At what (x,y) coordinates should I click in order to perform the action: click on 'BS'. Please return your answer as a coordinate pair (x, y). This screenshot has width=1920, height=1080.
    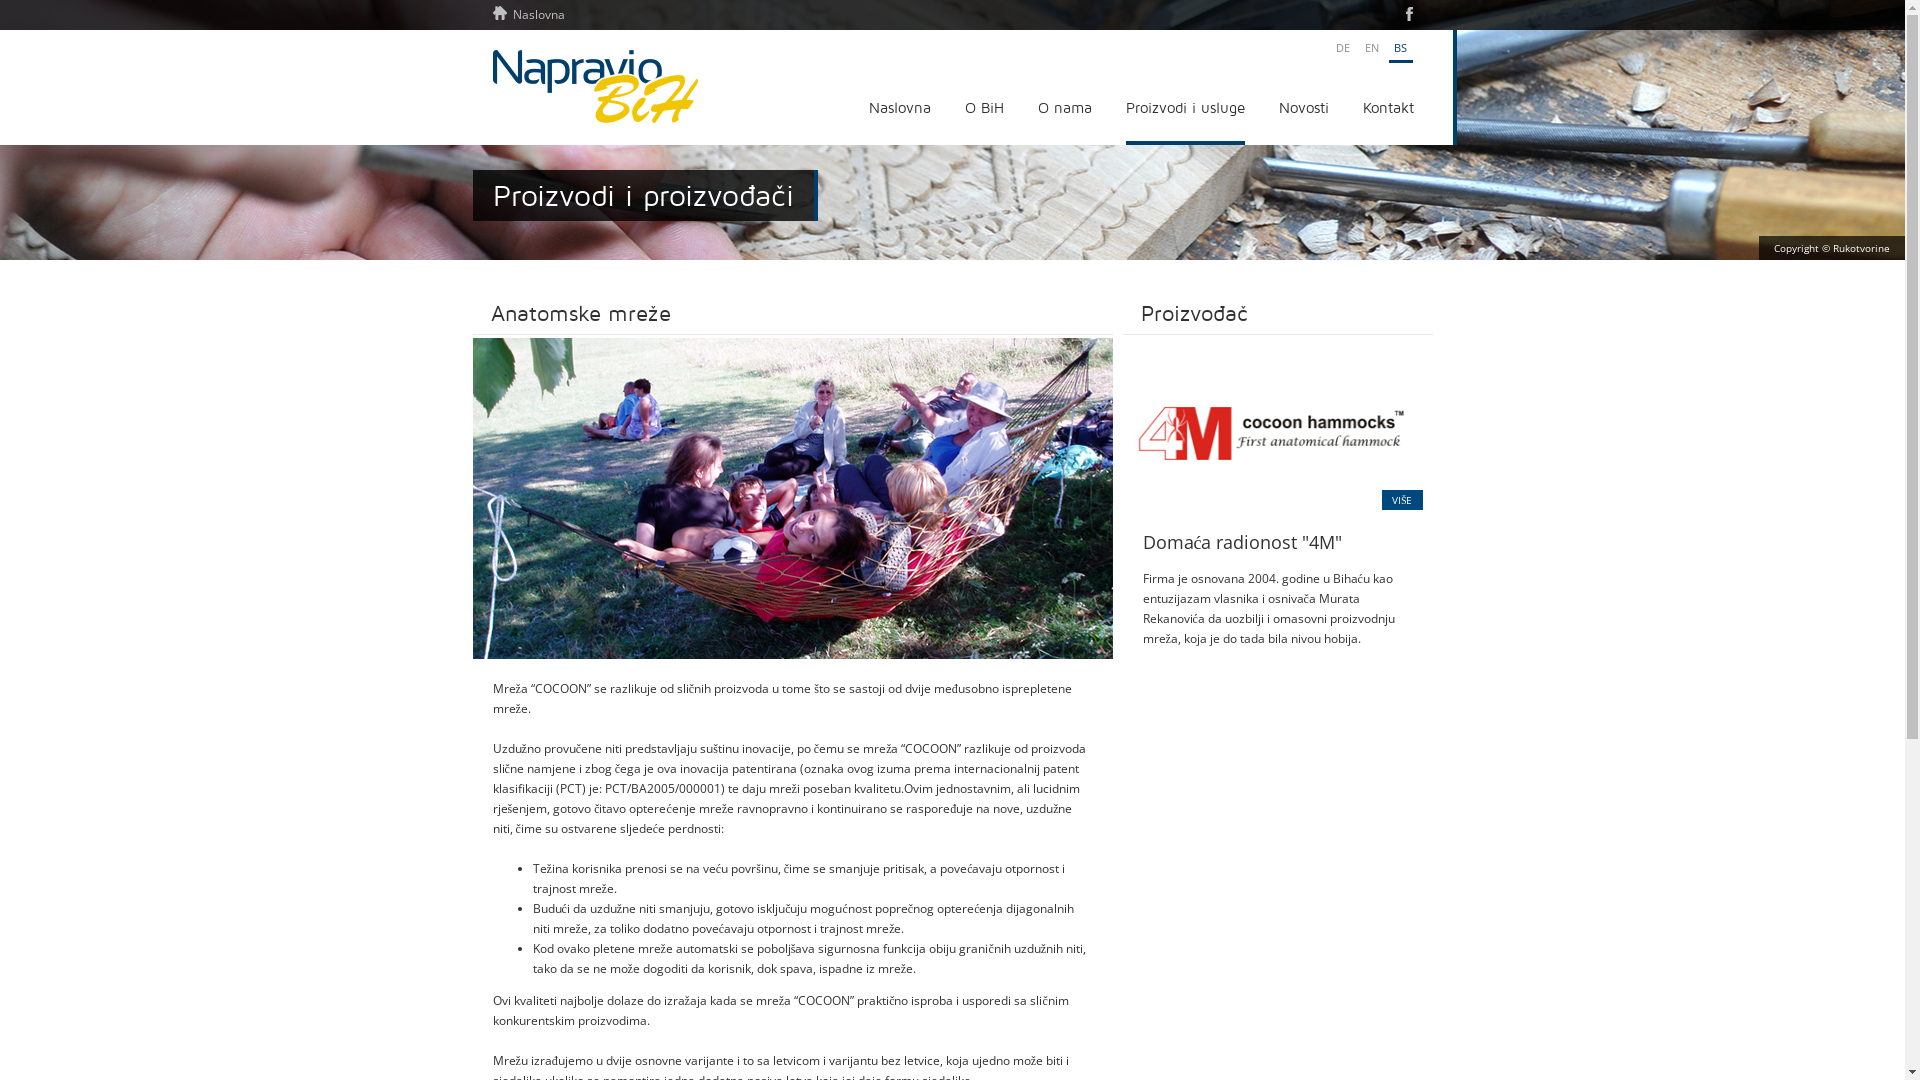
    Looking at the image, I should click on (1399, 48).